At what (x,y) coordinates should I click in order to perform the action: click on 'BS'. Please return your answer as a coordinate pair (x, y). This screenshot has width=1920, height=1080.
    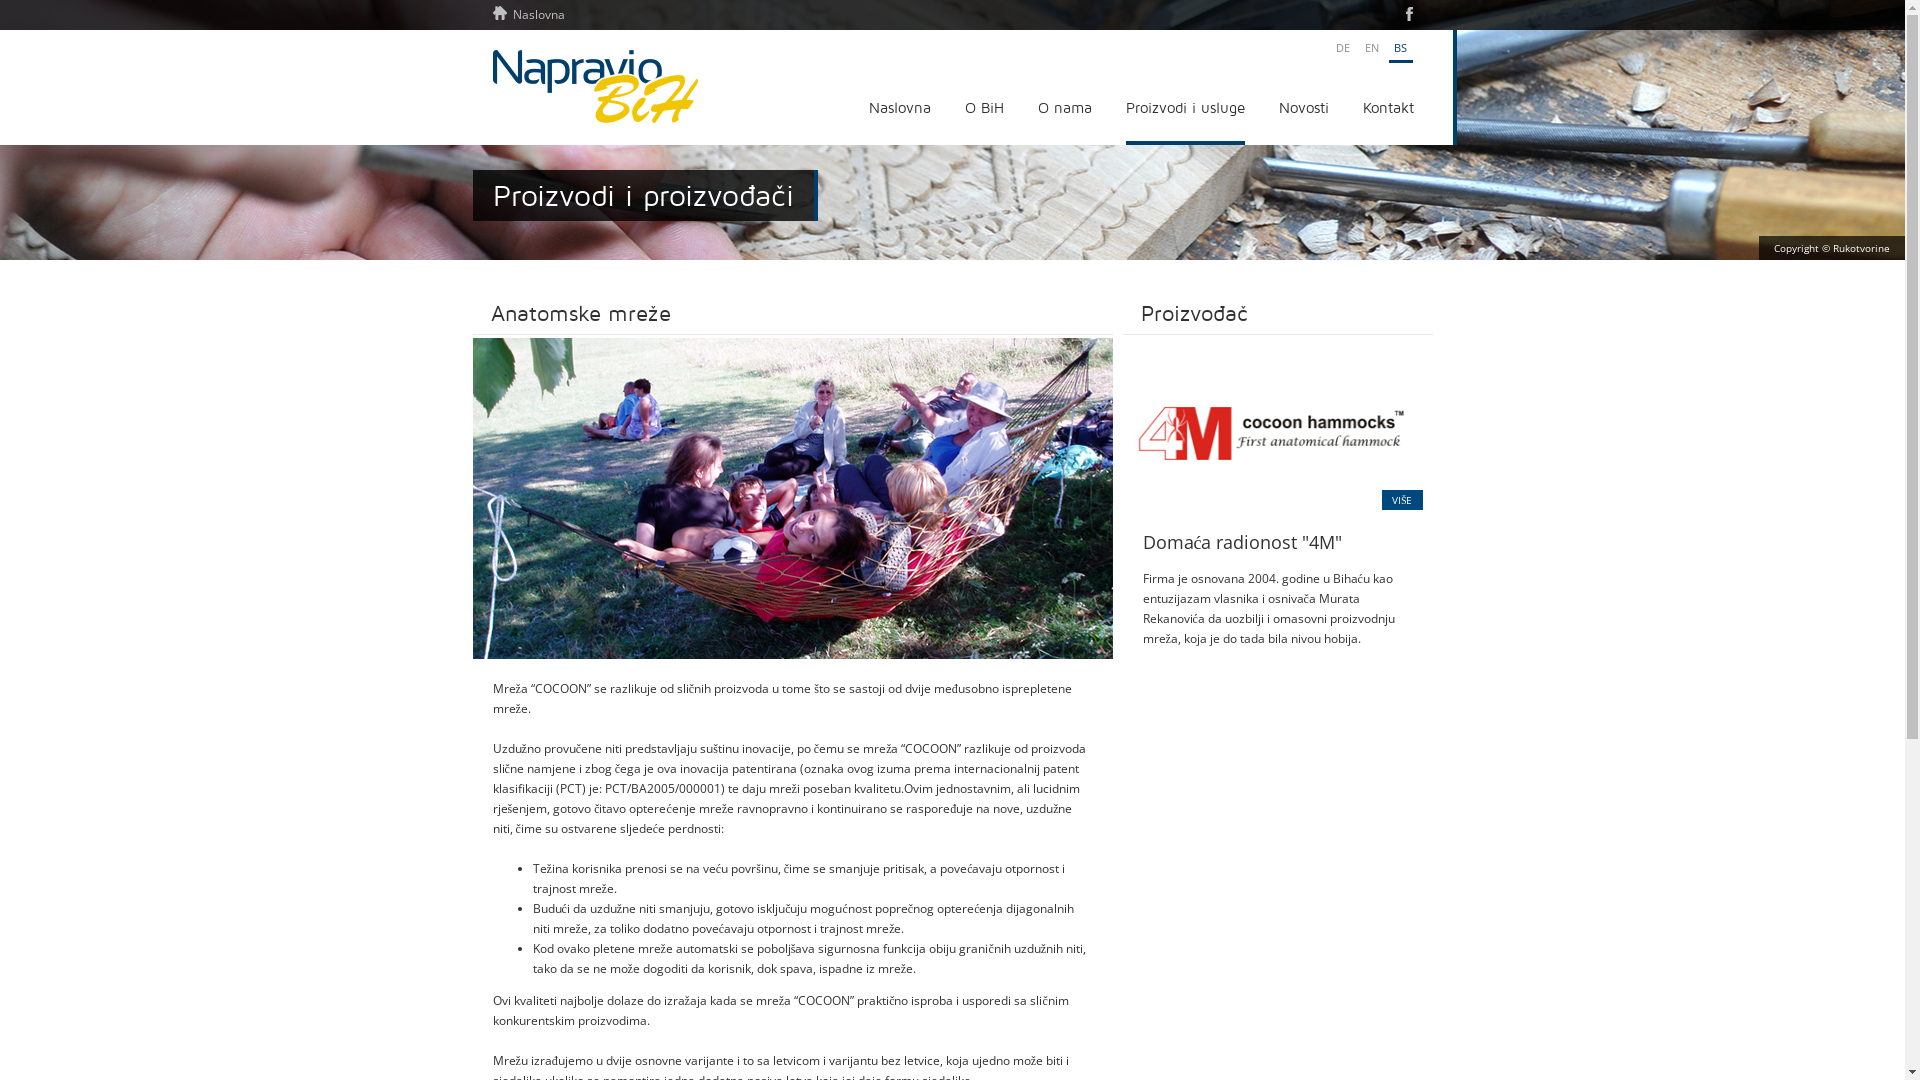
    Looking at the image, I should click on (1399, 48).